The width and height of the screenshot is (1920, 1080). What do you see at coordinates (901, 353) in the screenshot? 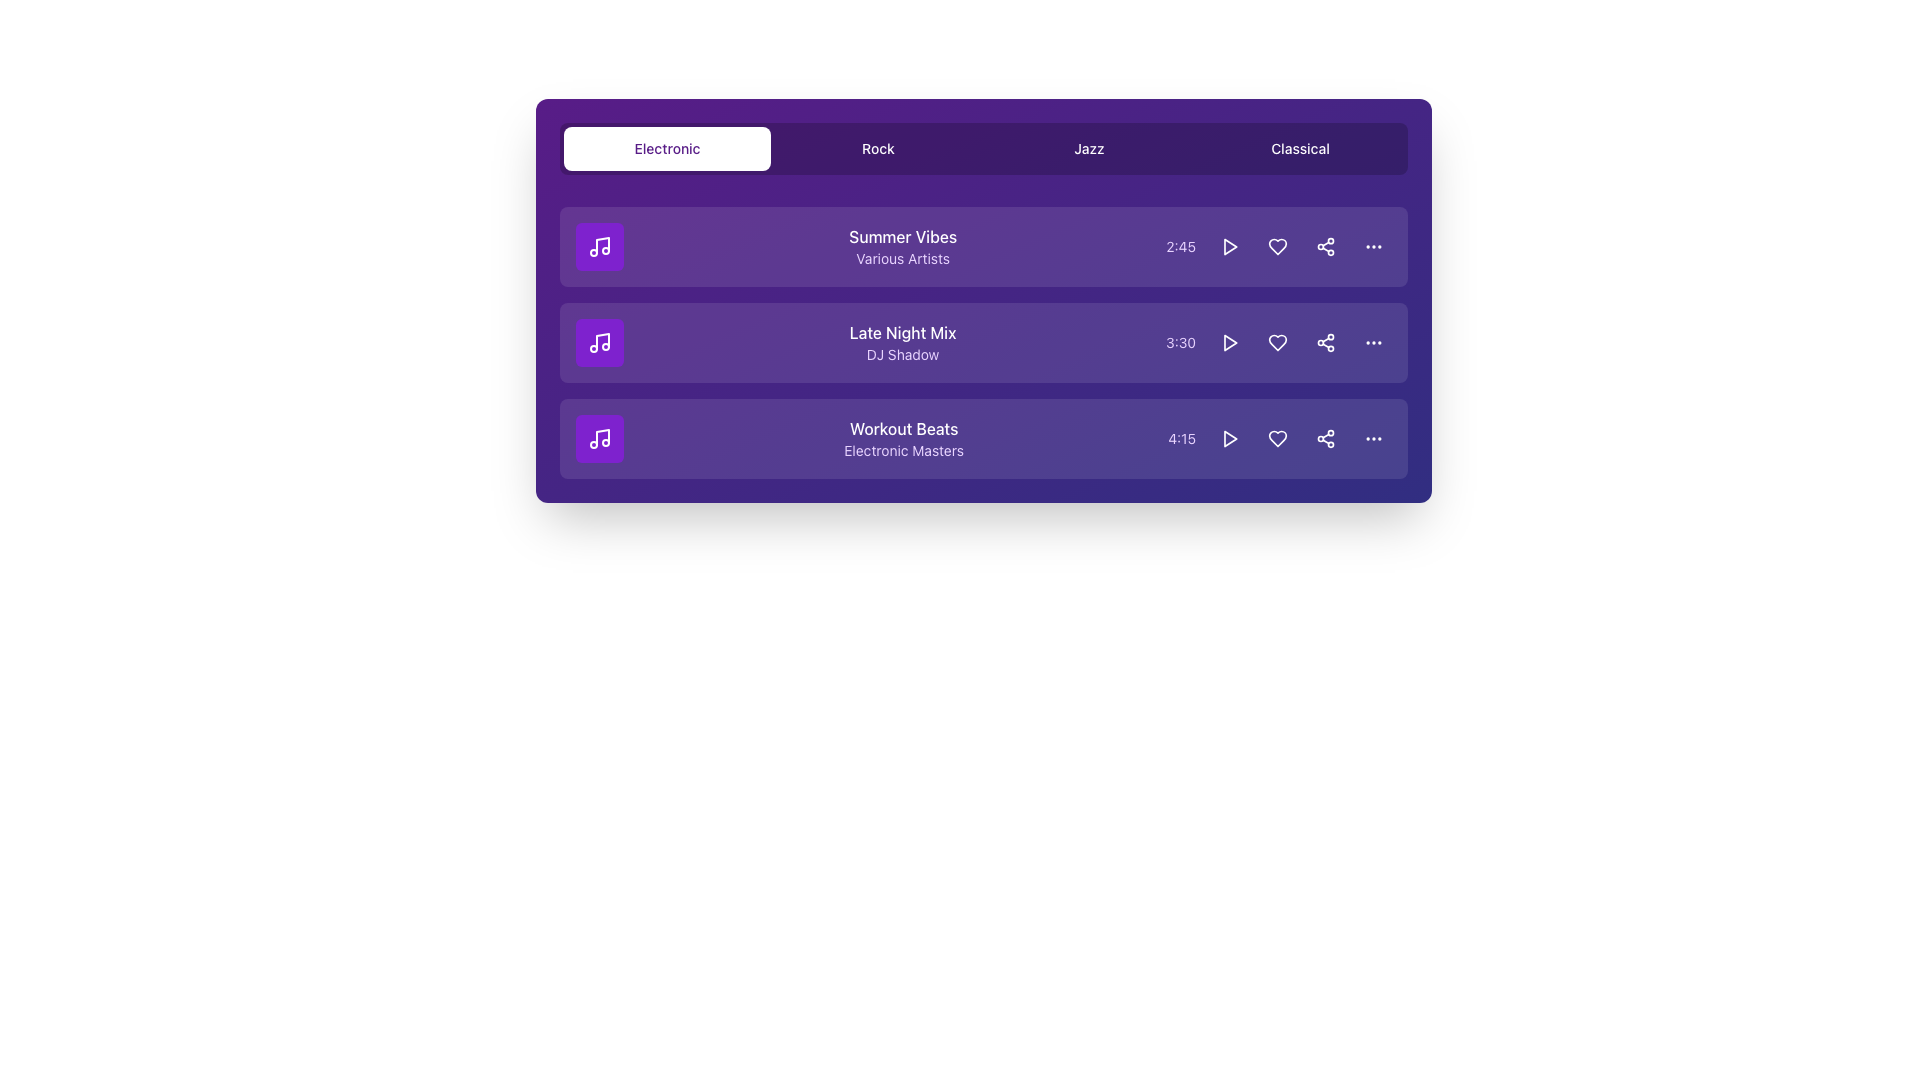
I see `the text label displaying the artist name 'DJ Shadow', which is located directly below the title 'Late Night Mix' in the music track list` at bounding box center [901, 353].